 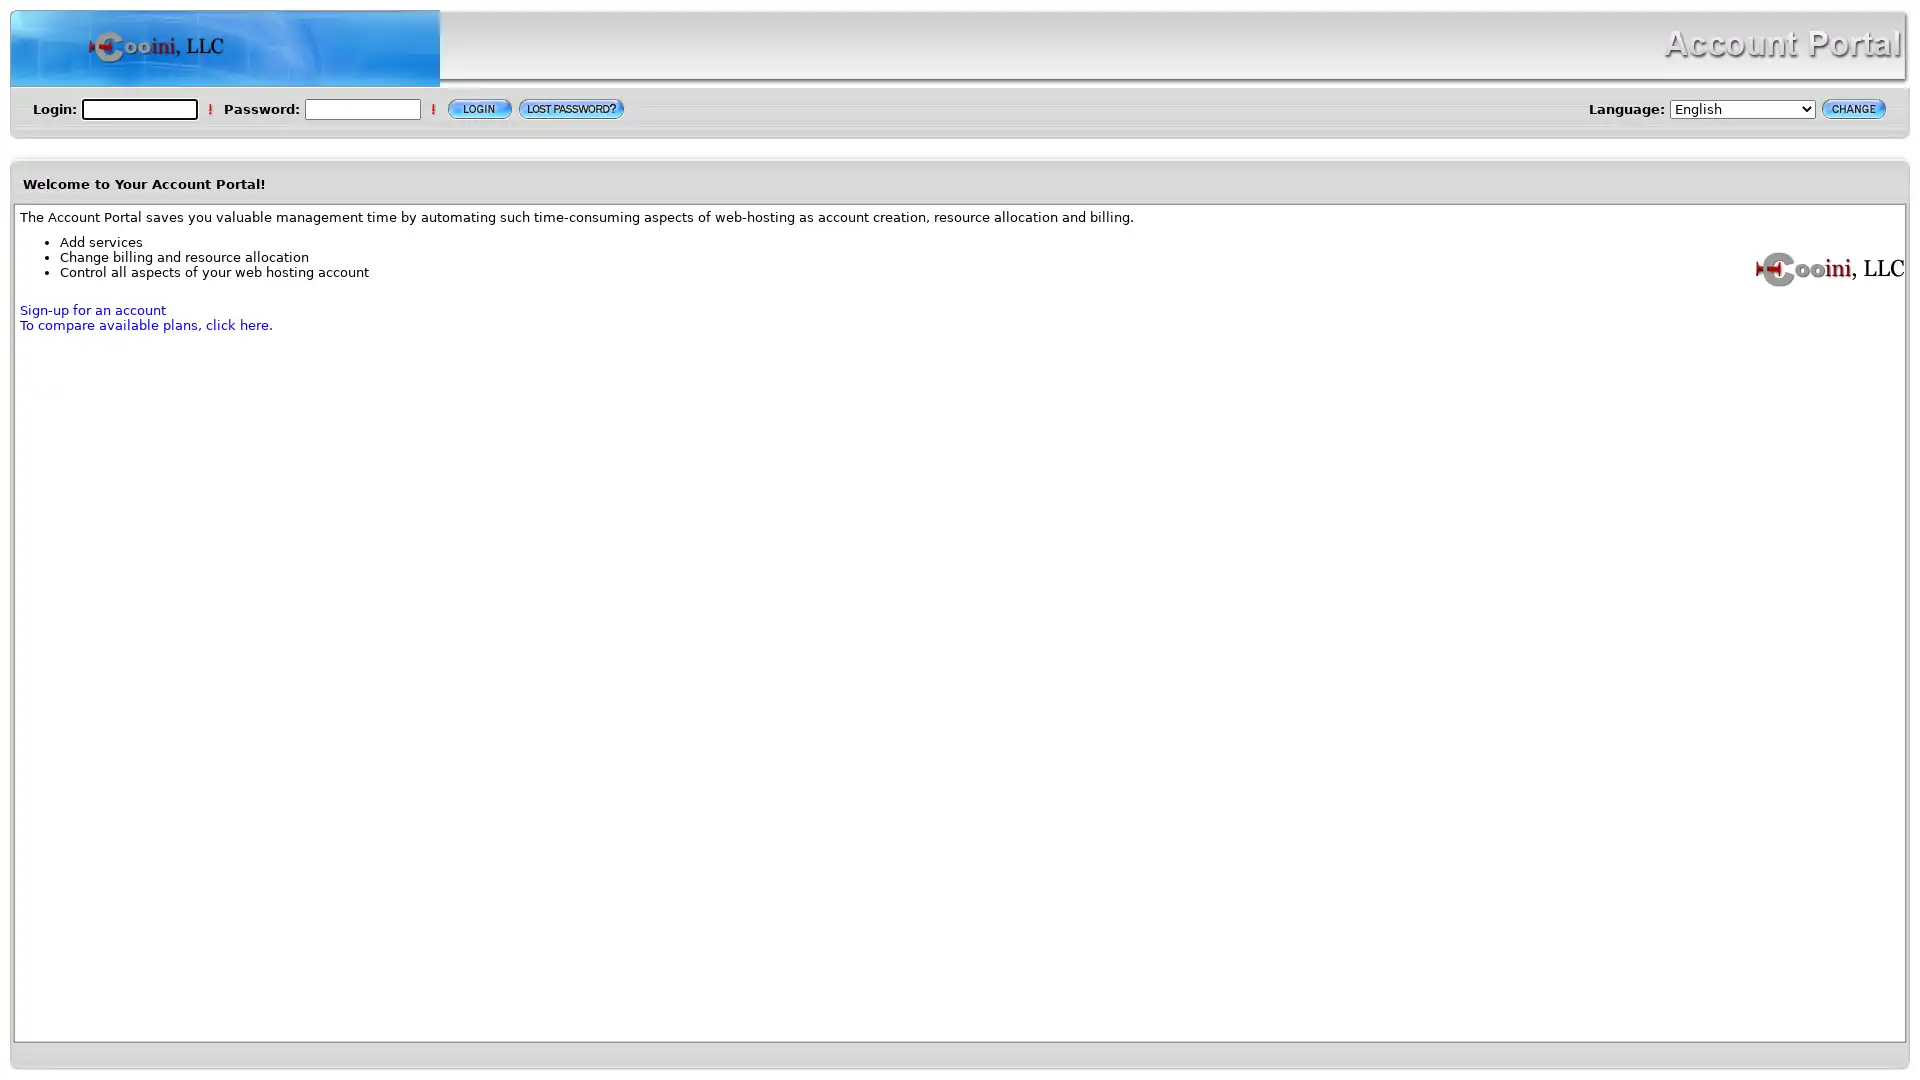 I want to click on Submit, so click(x=480, y=109).